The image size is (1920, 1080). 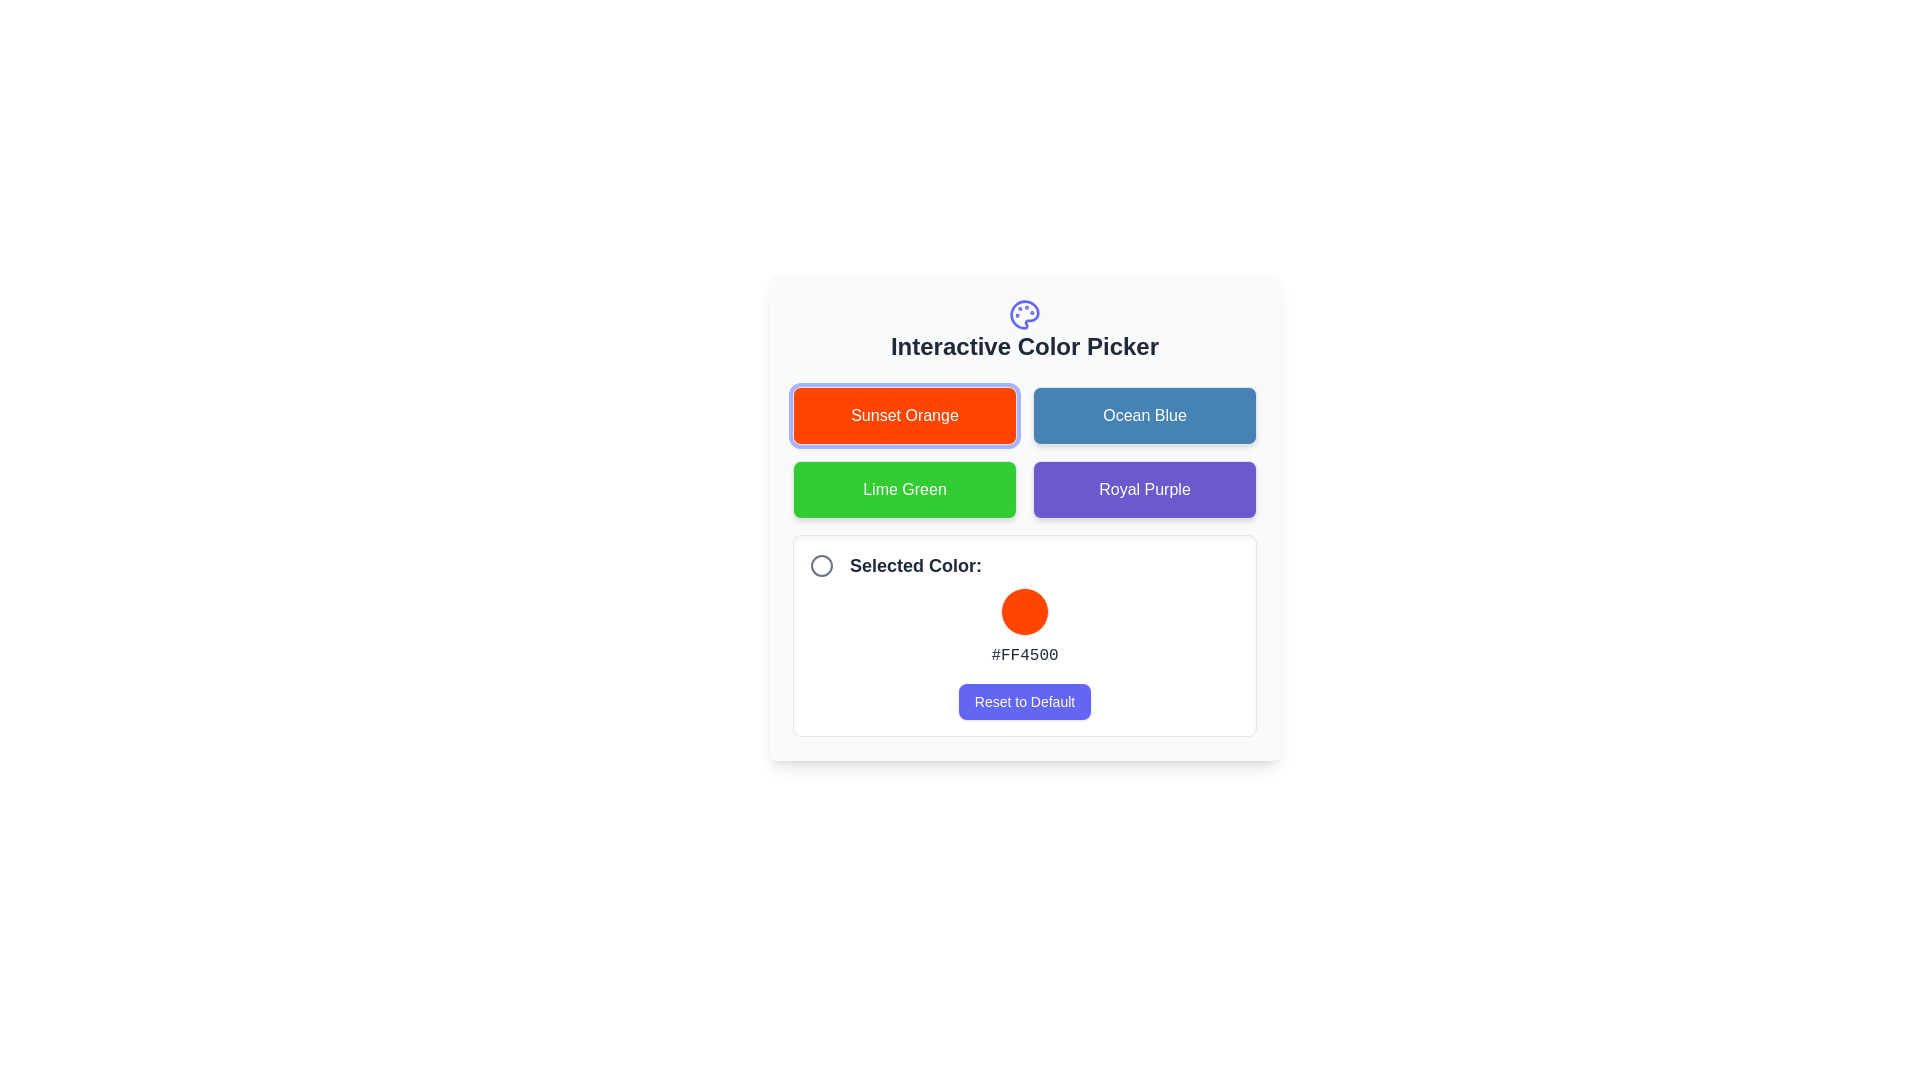 I want to click on keyboard navigation, so click(x=1145, y=415).